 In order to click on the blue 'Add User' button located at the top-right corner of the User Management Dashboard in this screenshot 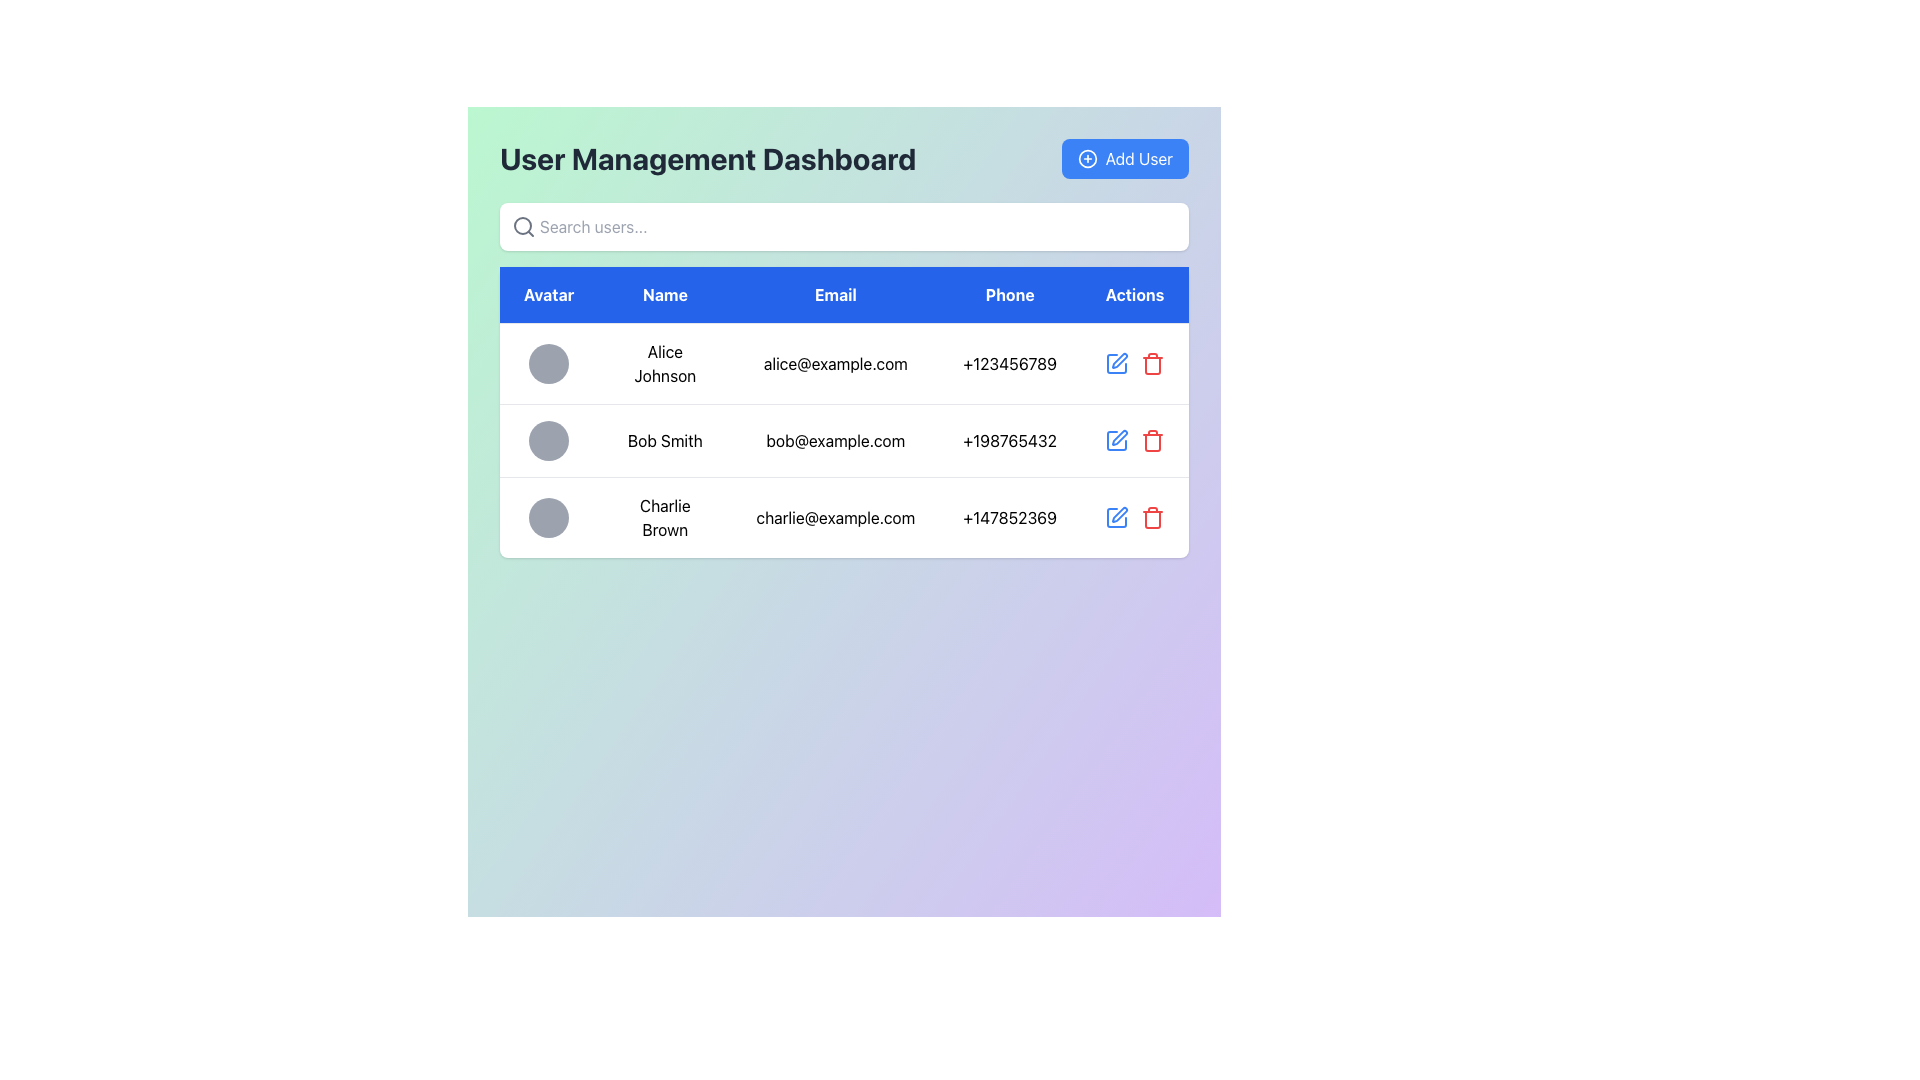, I will do `click(1125, 157)`.